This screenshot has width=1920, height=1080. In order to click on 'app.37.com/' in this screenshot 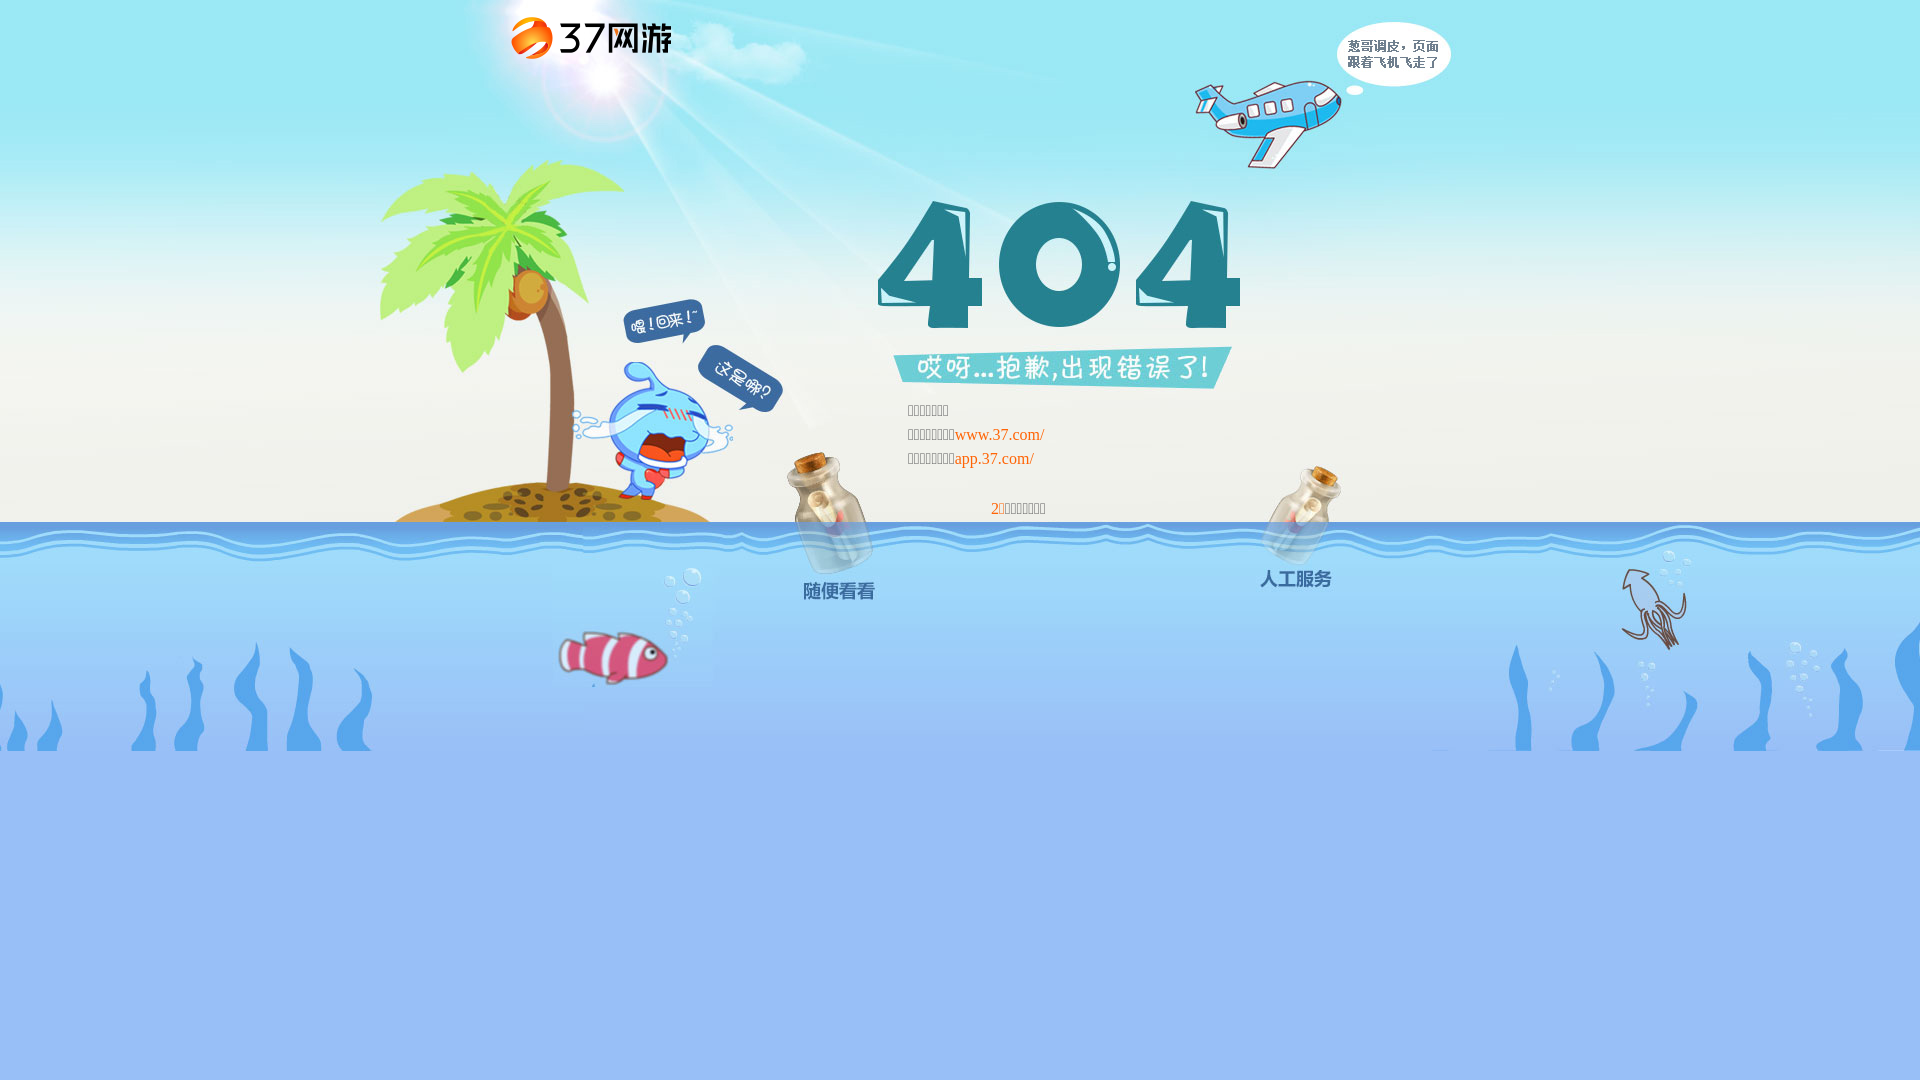, I will do `click(954, 458)`.